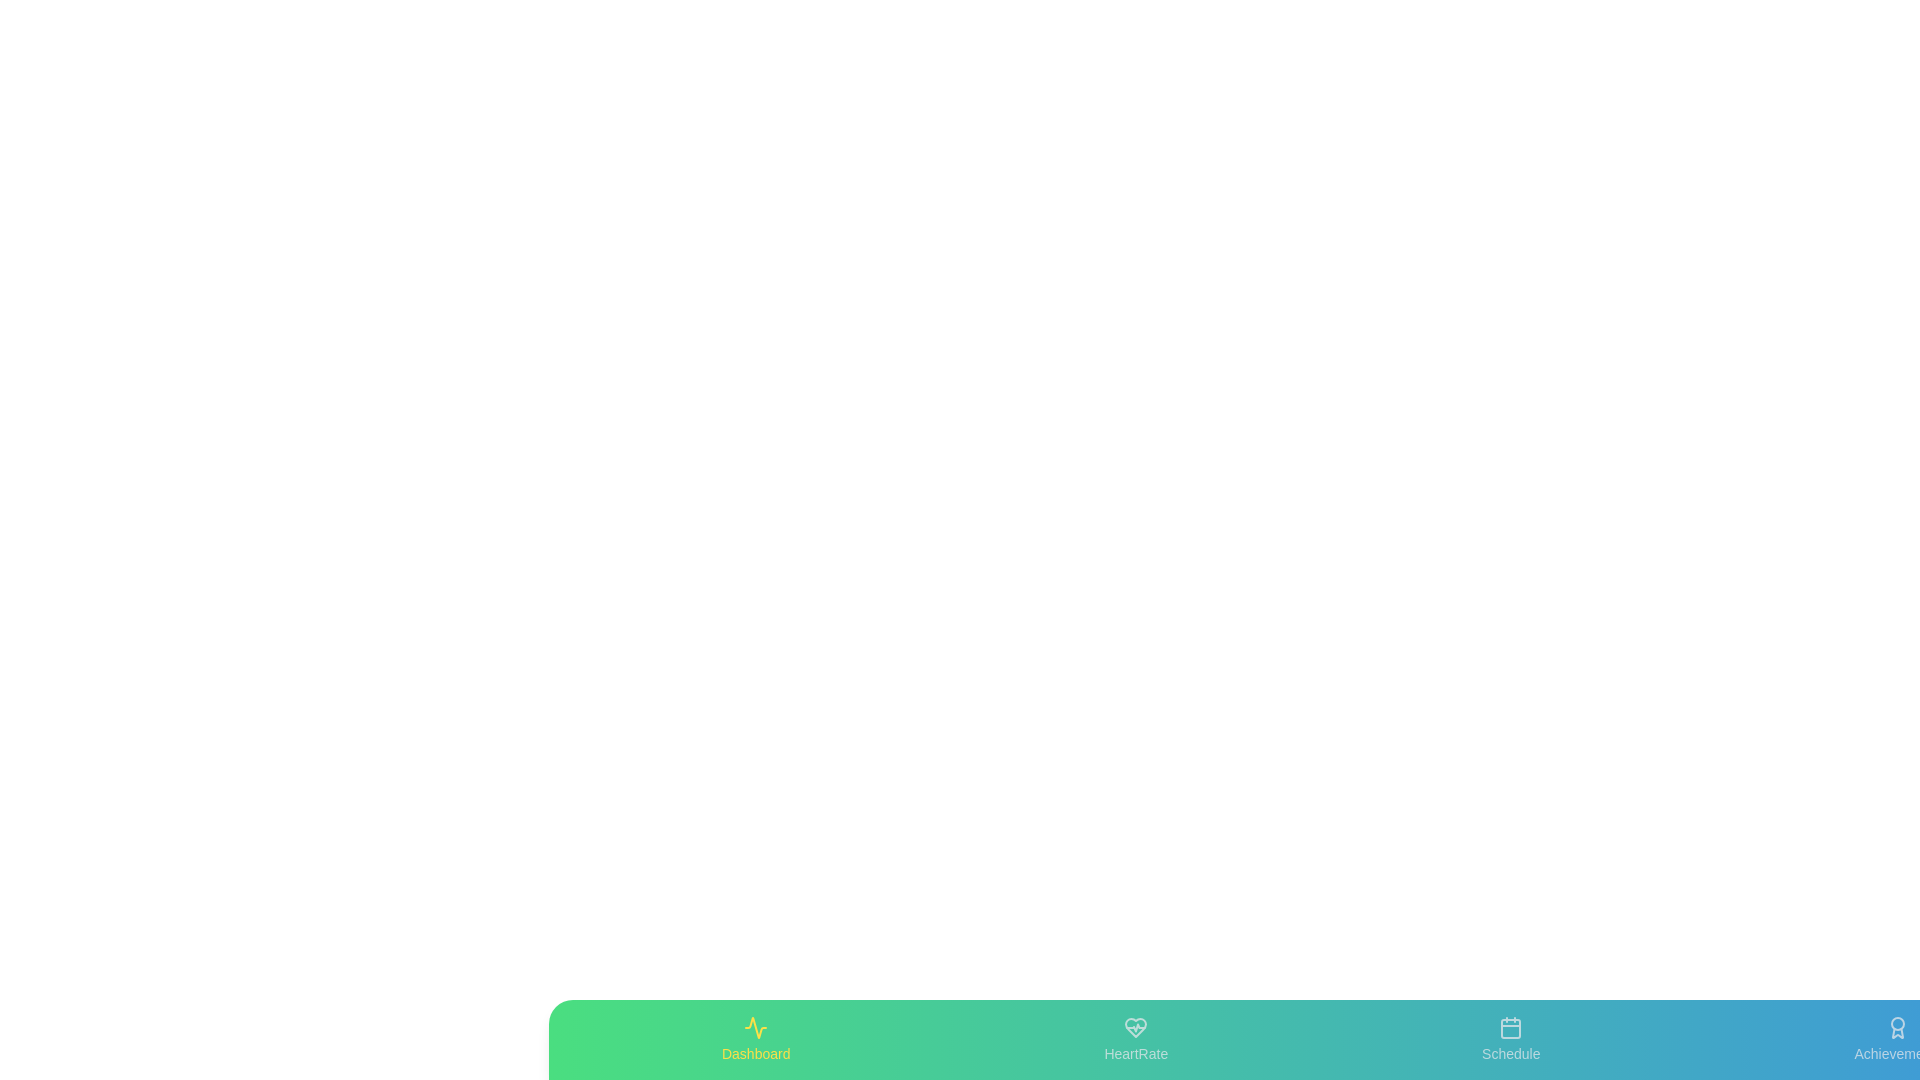  I want to click on the icon labeled Dashboard to display additional information, so click(754, 1039).